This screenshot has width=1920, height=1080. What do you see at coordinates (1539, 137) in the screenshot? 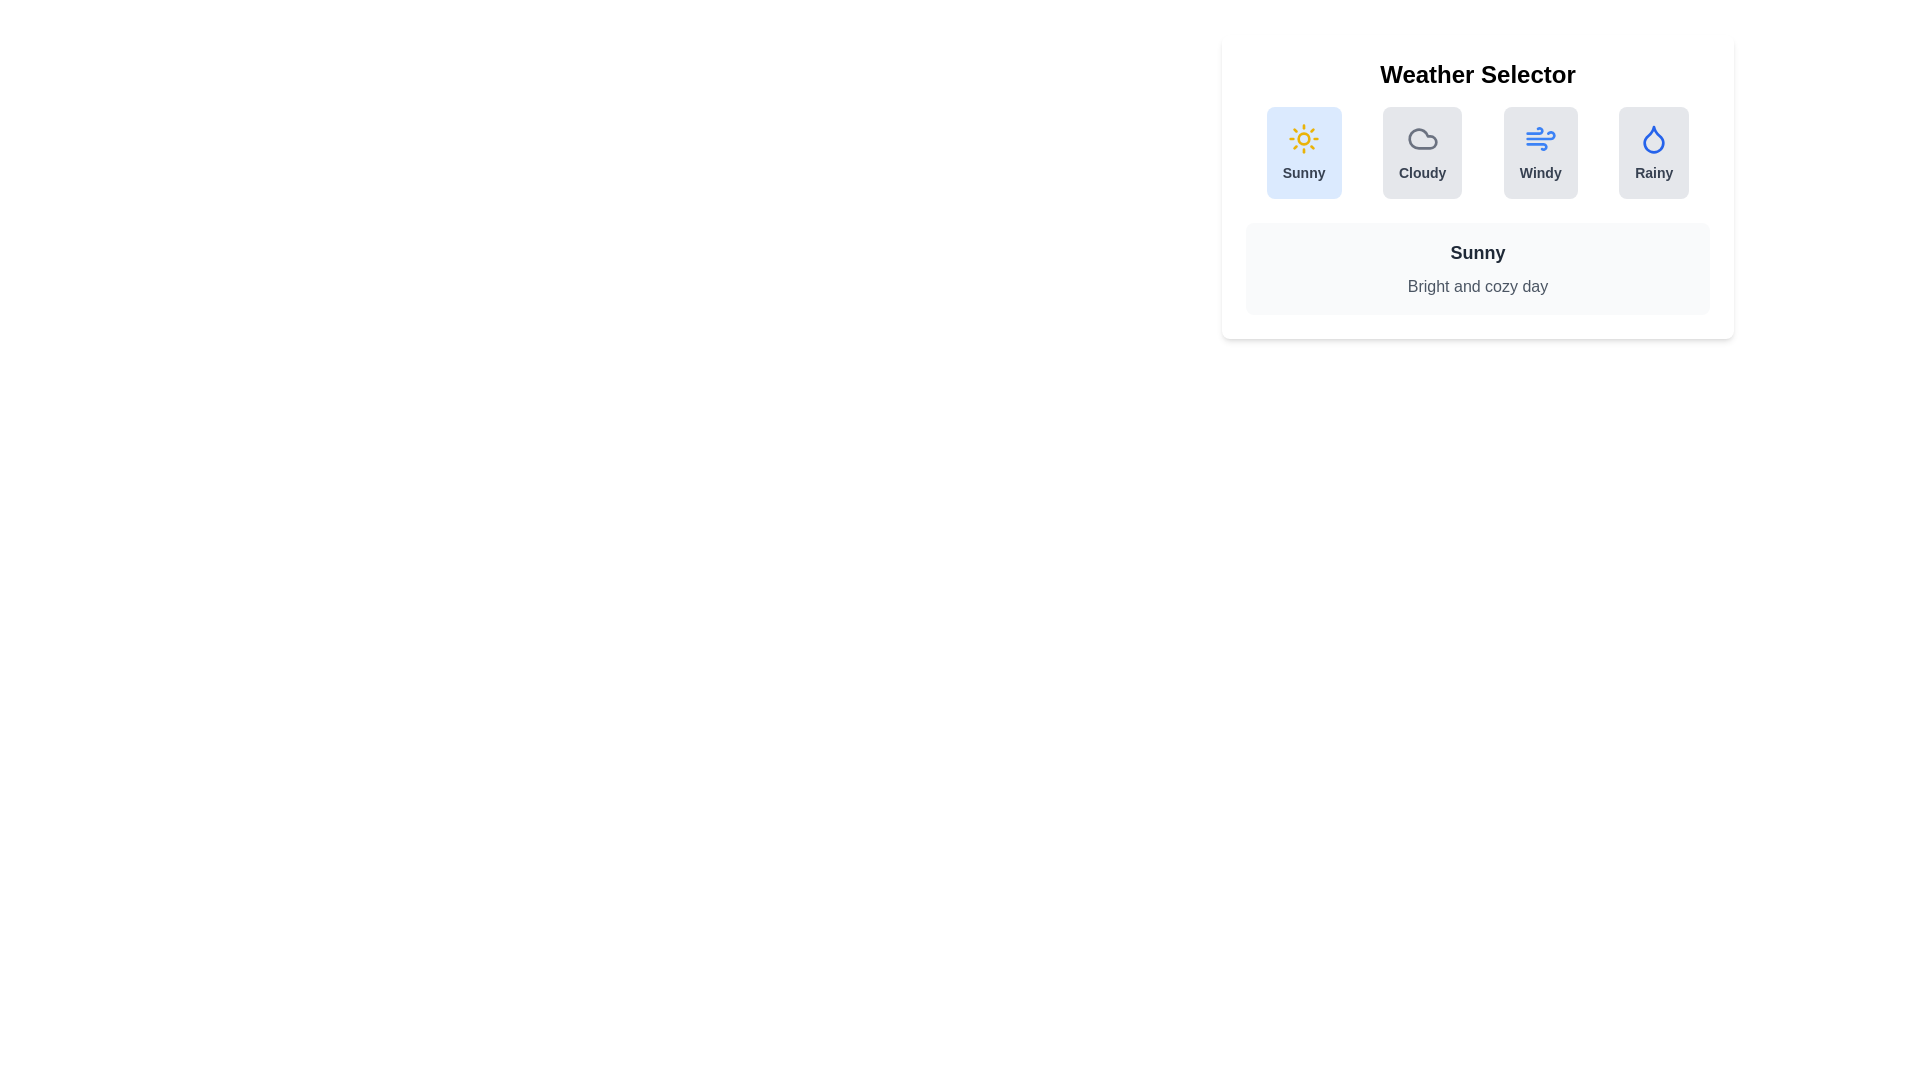
I see `the blue wind-like lines icon within the rounded rectangle representing the 'Windy' weather option in the Weather Selector interface` at bounding box center [1539, 137].